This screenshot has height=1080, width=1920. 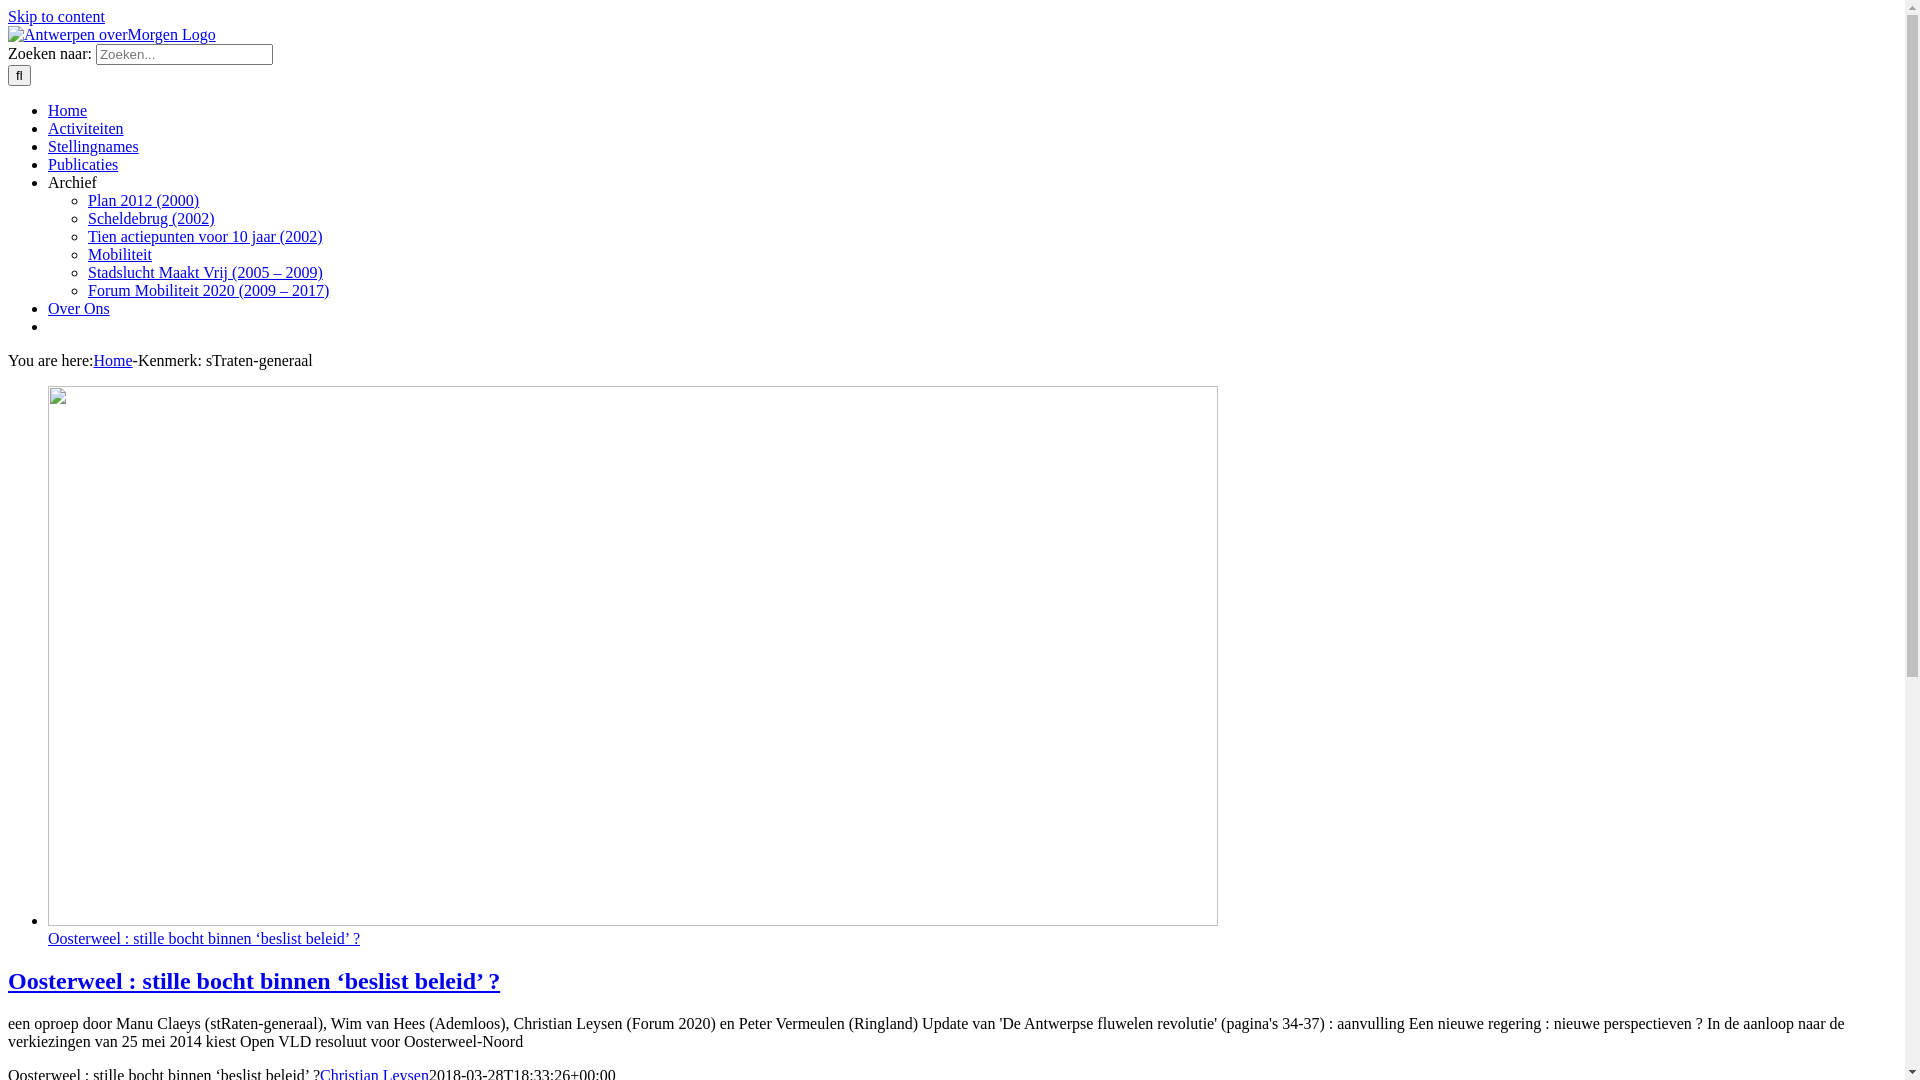 What do you see at coordinates (80, 110) in the screenshot?
I see `'Home'` at bounding box center [80, 110].